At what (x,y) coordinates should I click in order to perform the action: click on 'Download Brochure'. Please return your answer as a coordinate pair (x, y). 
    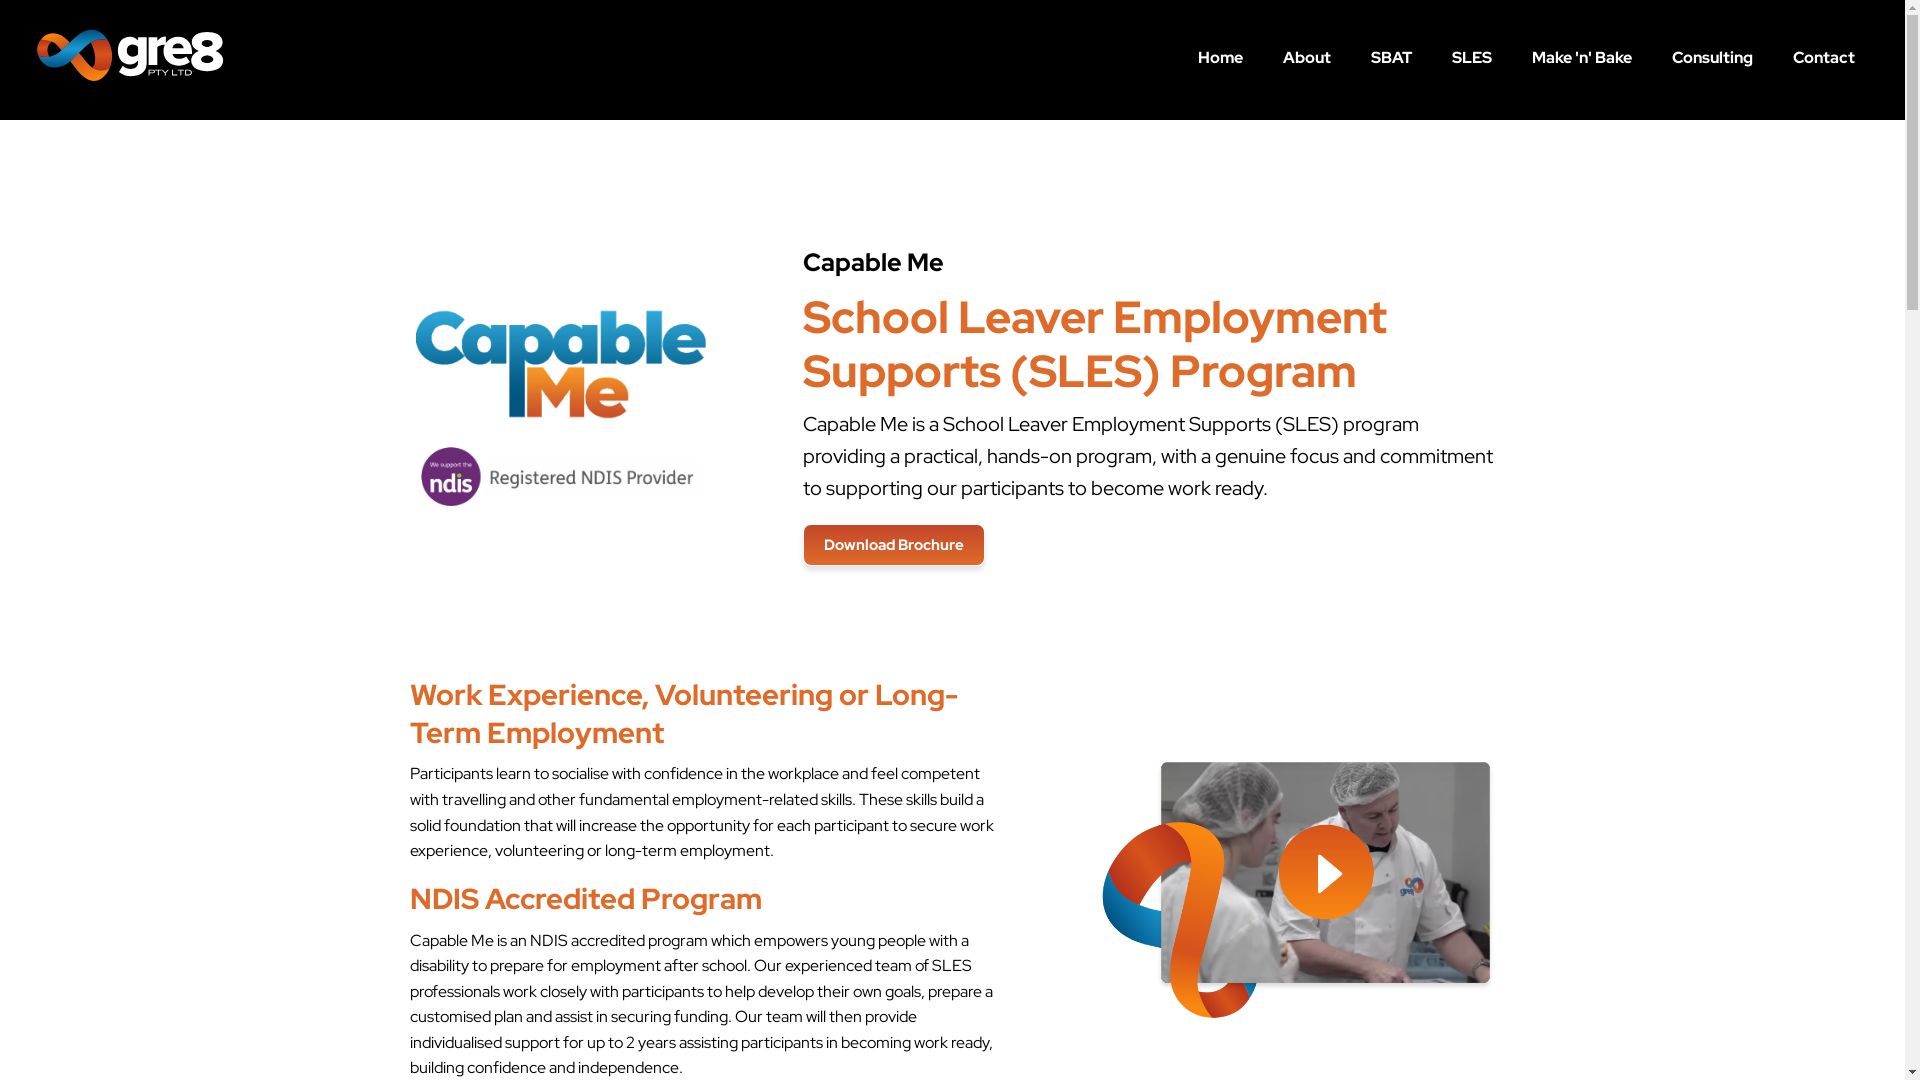
    Looking at the image, I should click on (892, 544).